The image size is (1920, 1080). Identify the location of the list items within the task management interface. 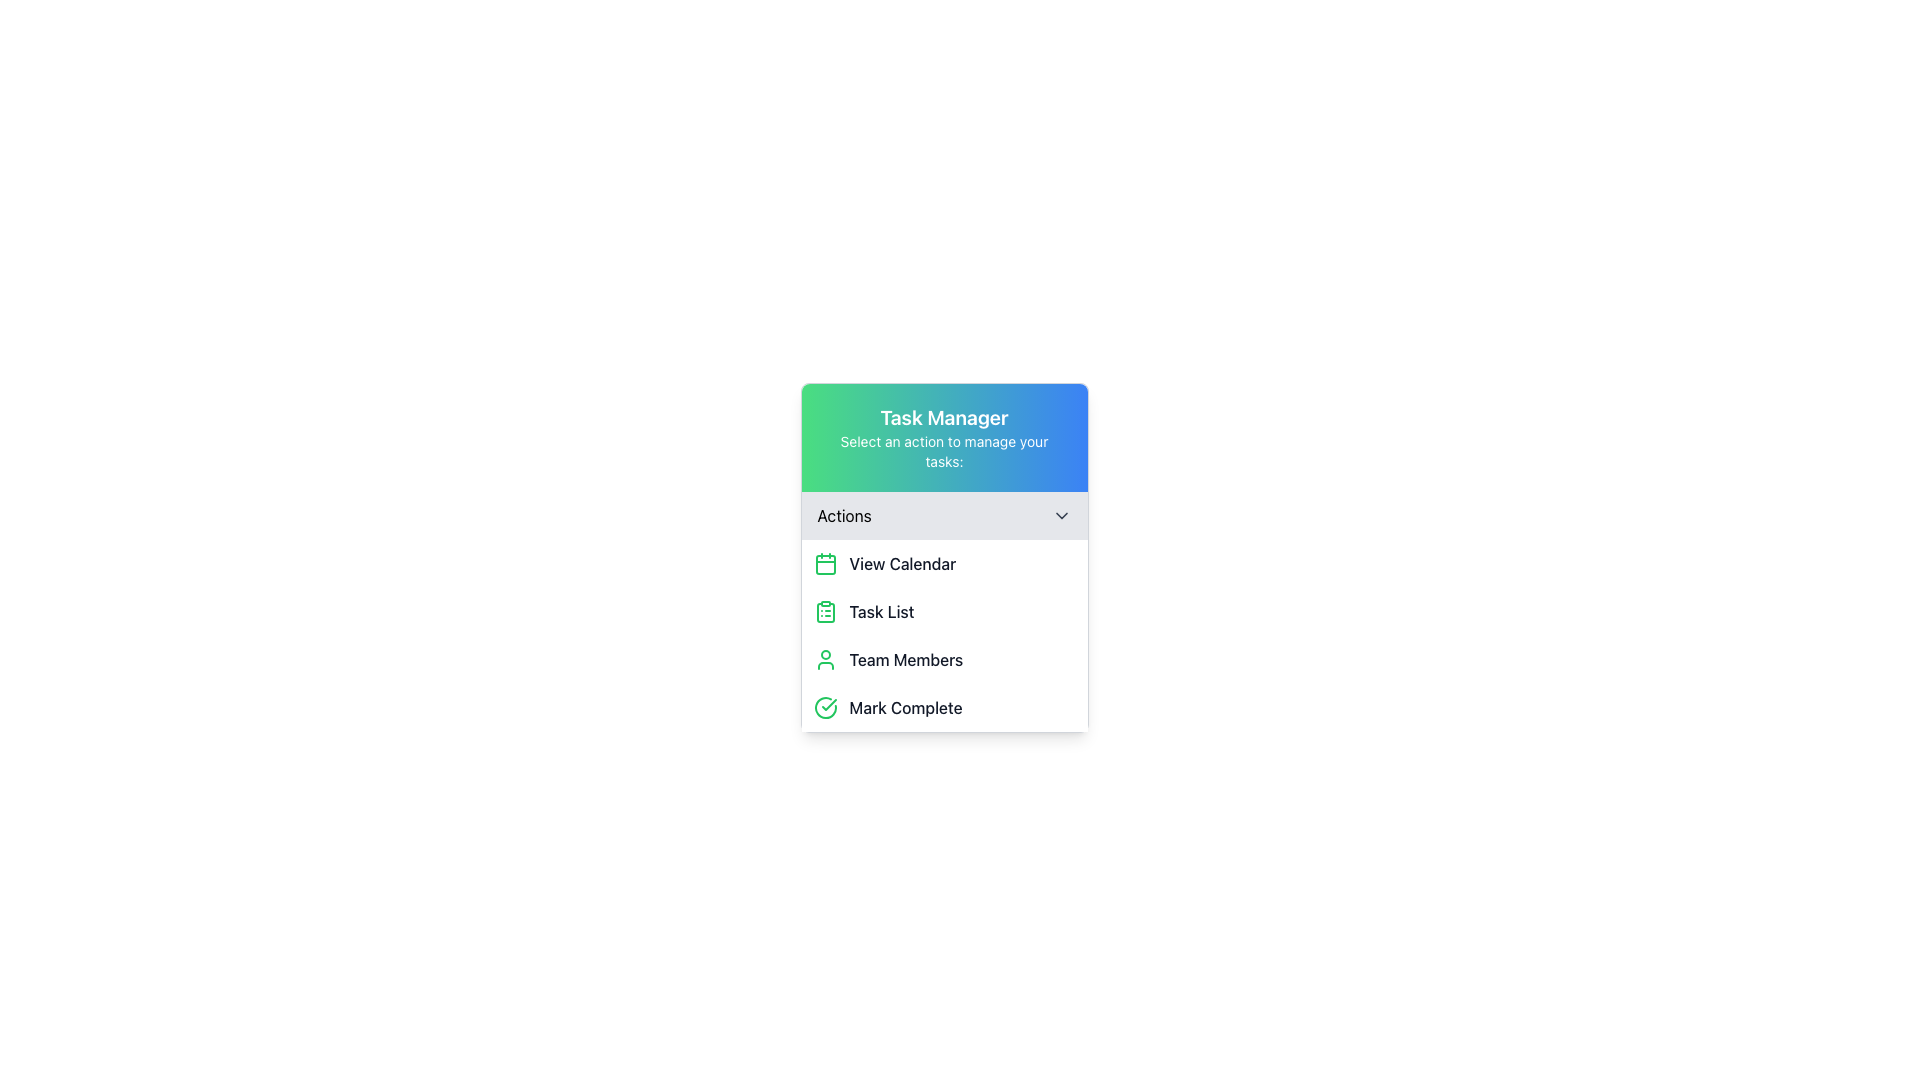
(943, 558).